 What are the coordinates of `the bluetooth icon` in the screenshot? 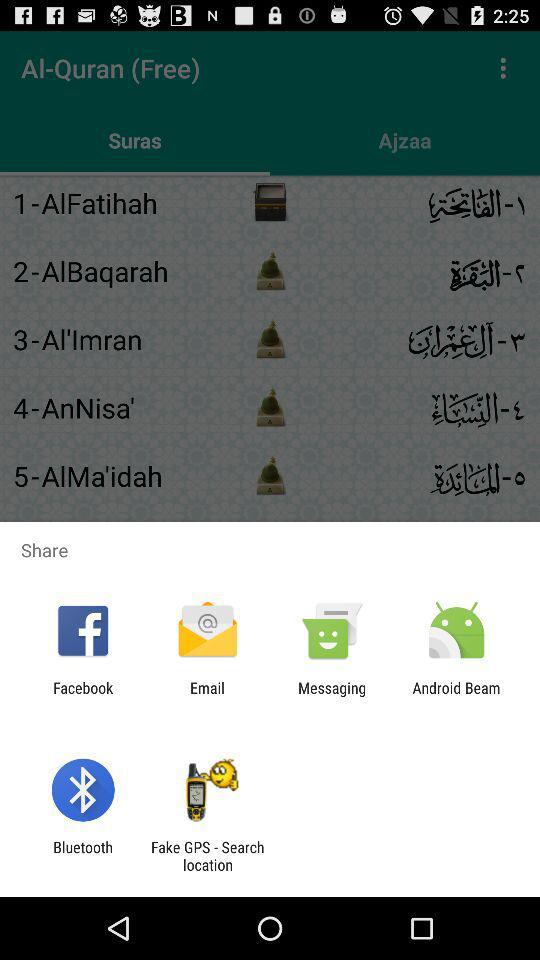 It's located at (82, 855).